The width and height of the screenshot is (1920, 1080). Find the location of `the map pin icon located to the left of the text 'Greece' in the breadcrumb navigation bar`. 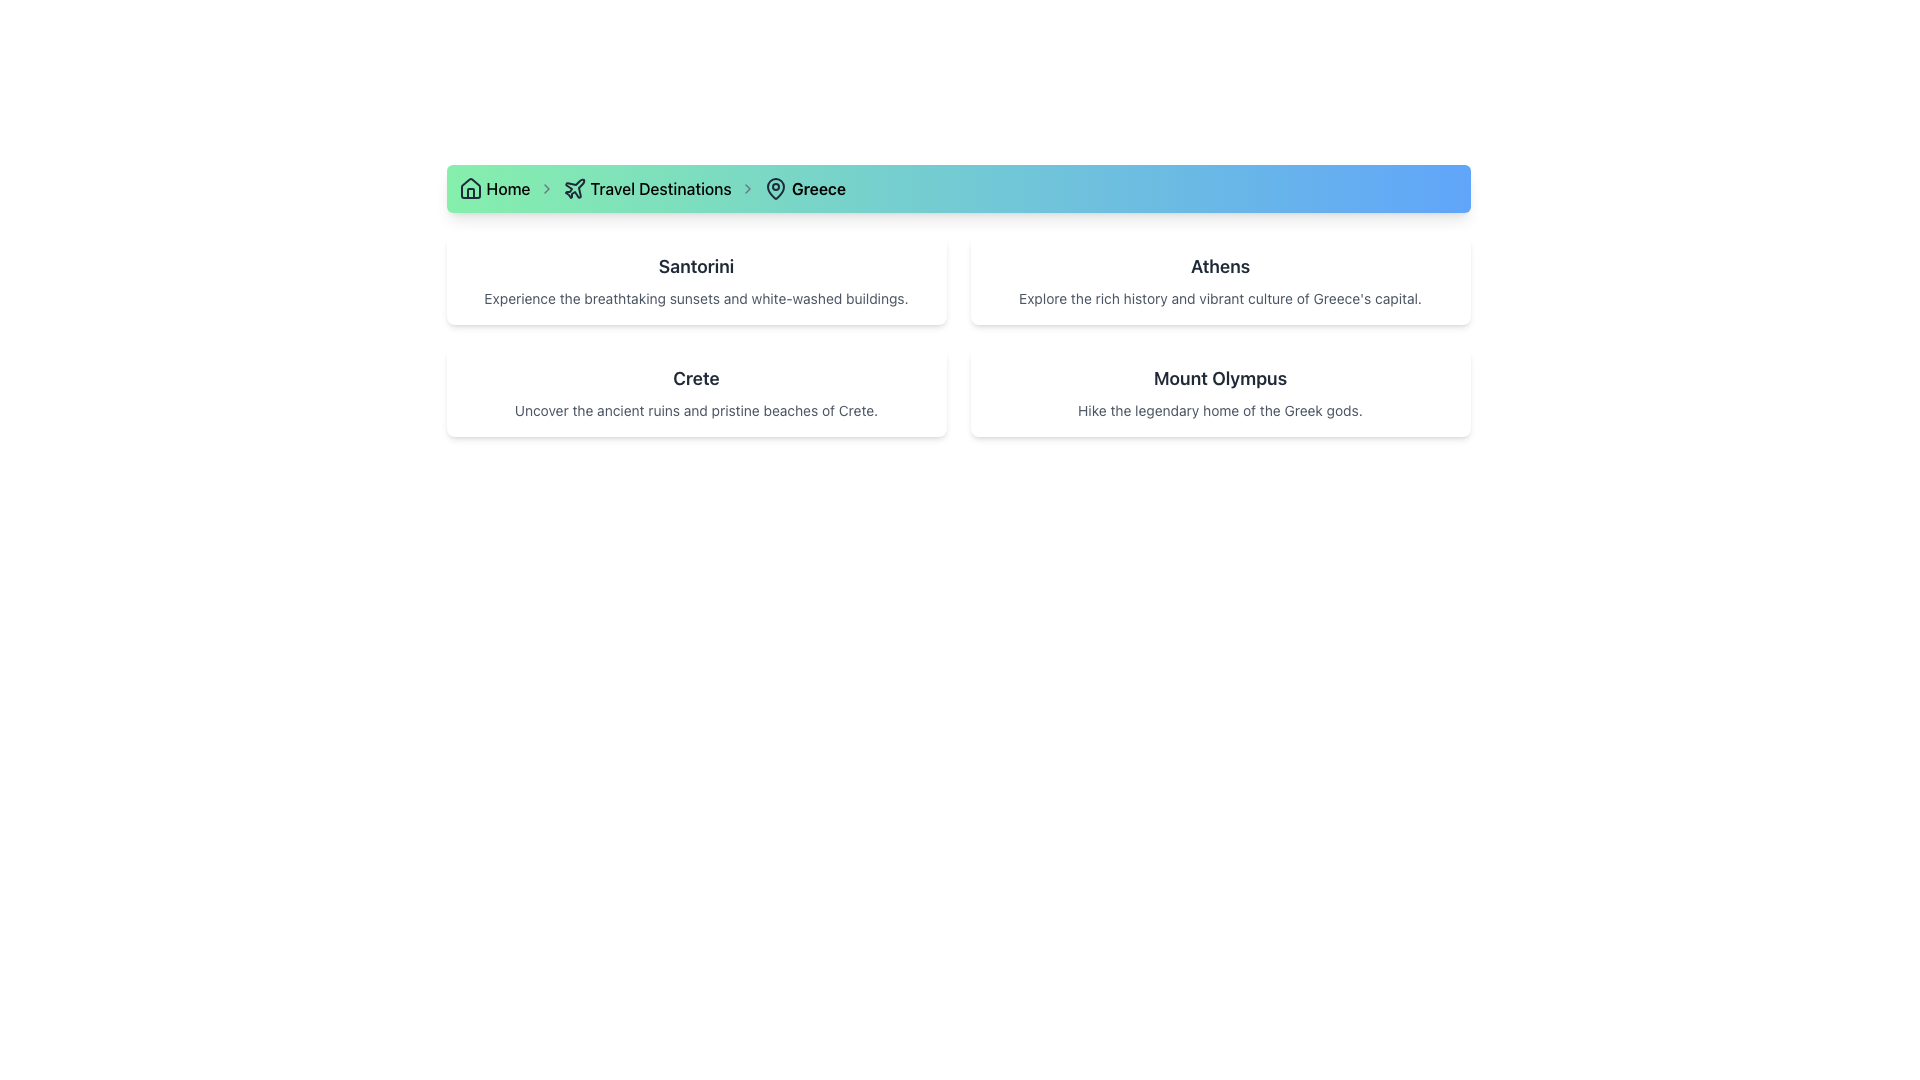

the map pin icon located to the left of the text 'Greece' in the breadcrumb navigation bar is located at coordinates (774, 189).